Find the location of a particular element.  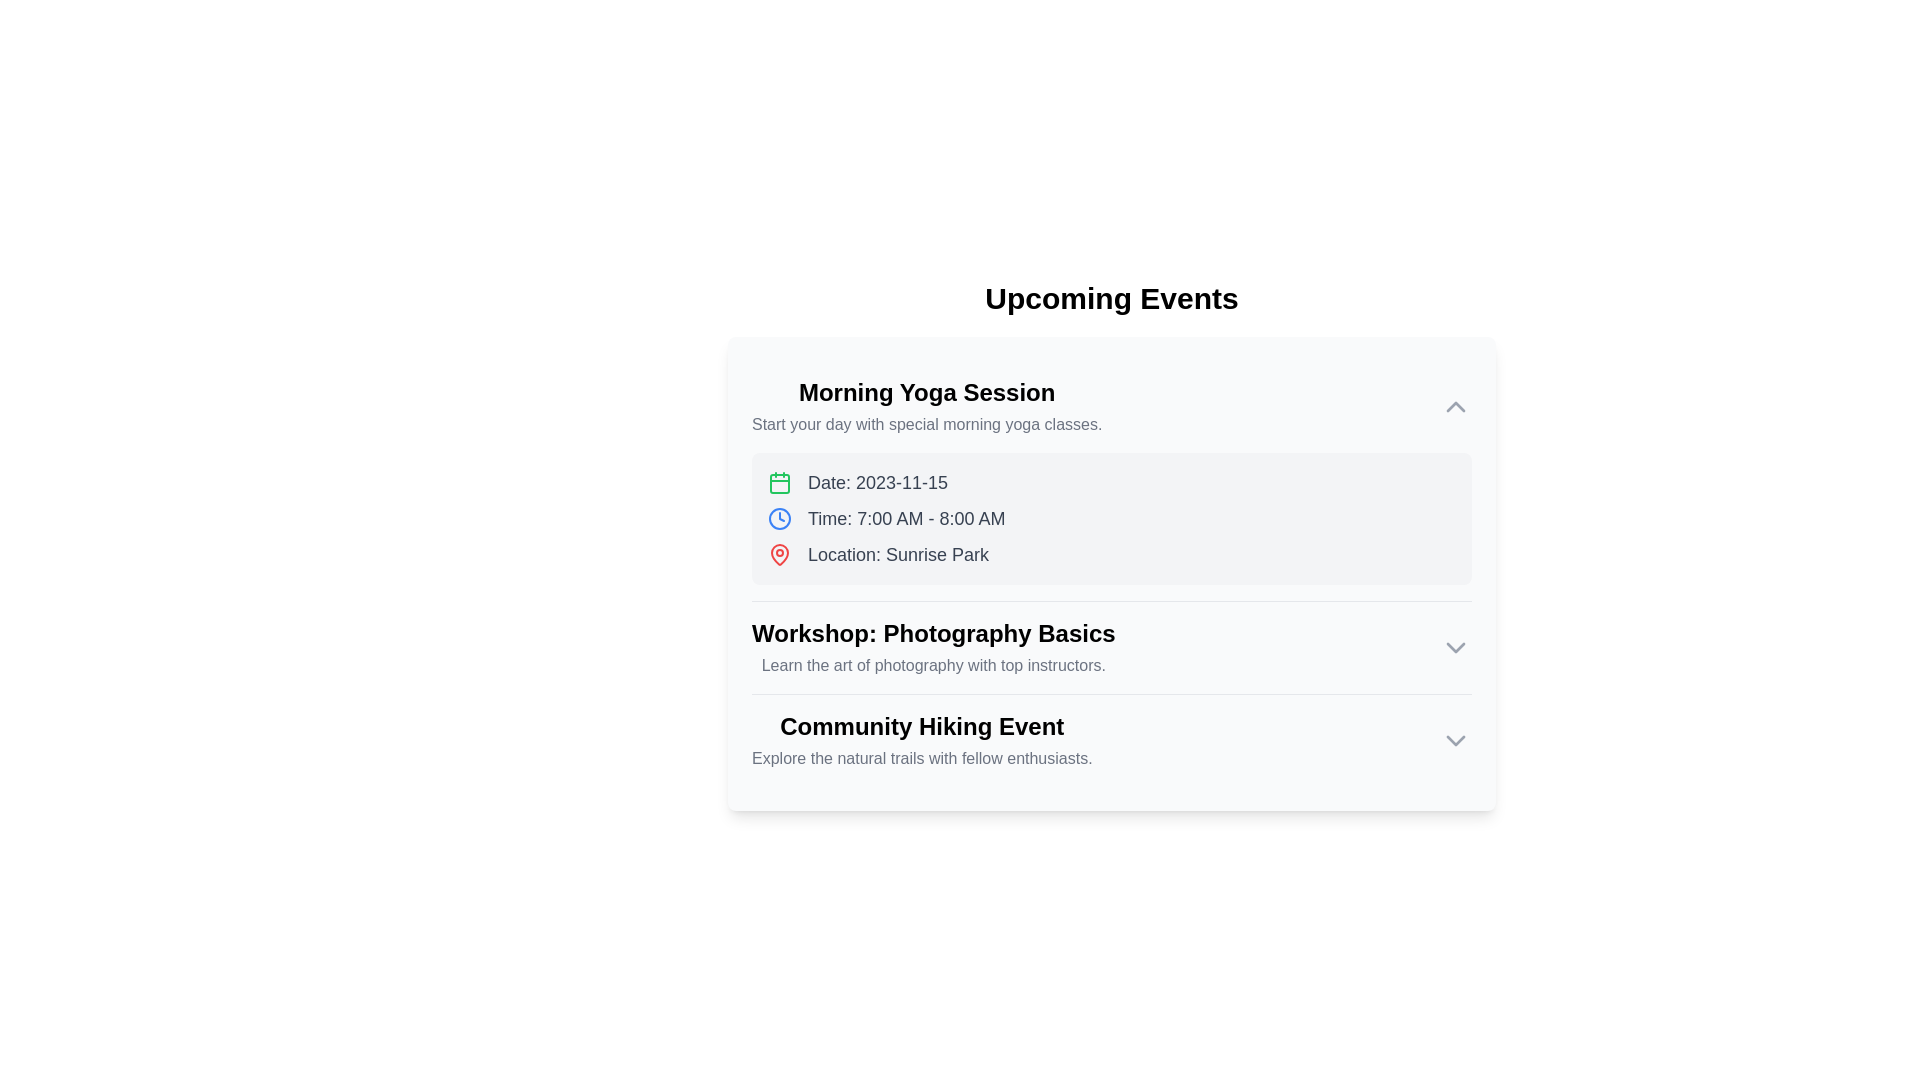

the static text label displaying the date of the 'Morning Yoga Session' event, which is positioned to the left of the time information and to the right of the green calendar icon is located at coordinates (878, 482).